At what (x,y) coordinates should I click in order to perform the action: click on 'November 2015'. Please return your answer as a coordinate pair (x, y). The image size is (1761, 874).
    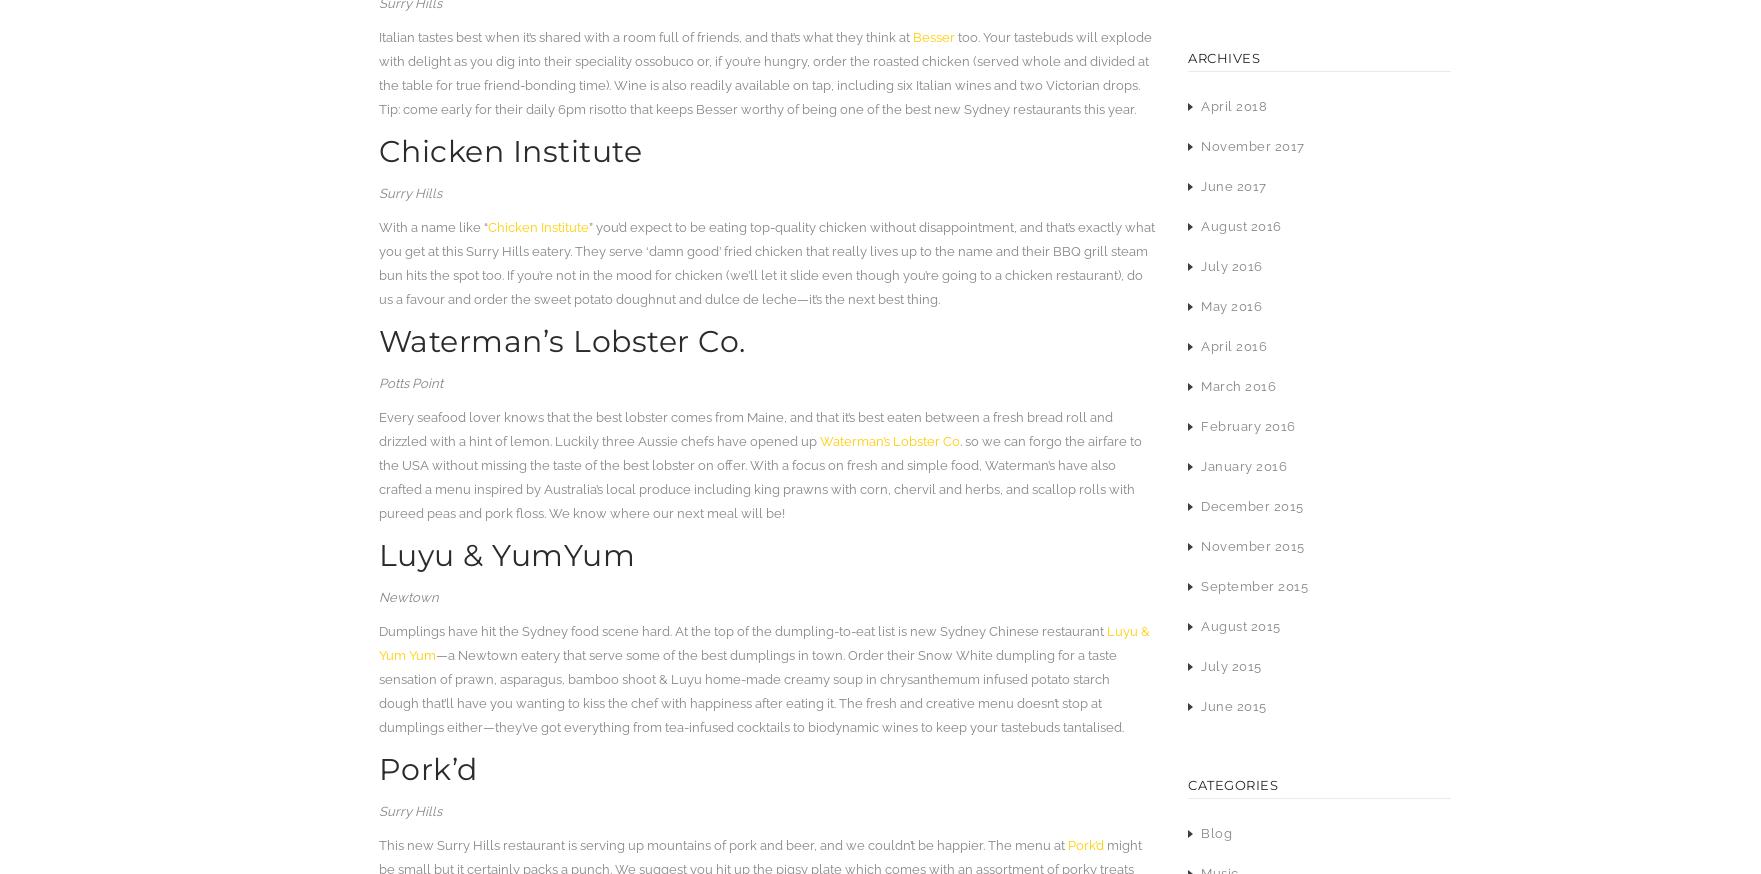
    Looking at the image, I should click on (1252, 546).